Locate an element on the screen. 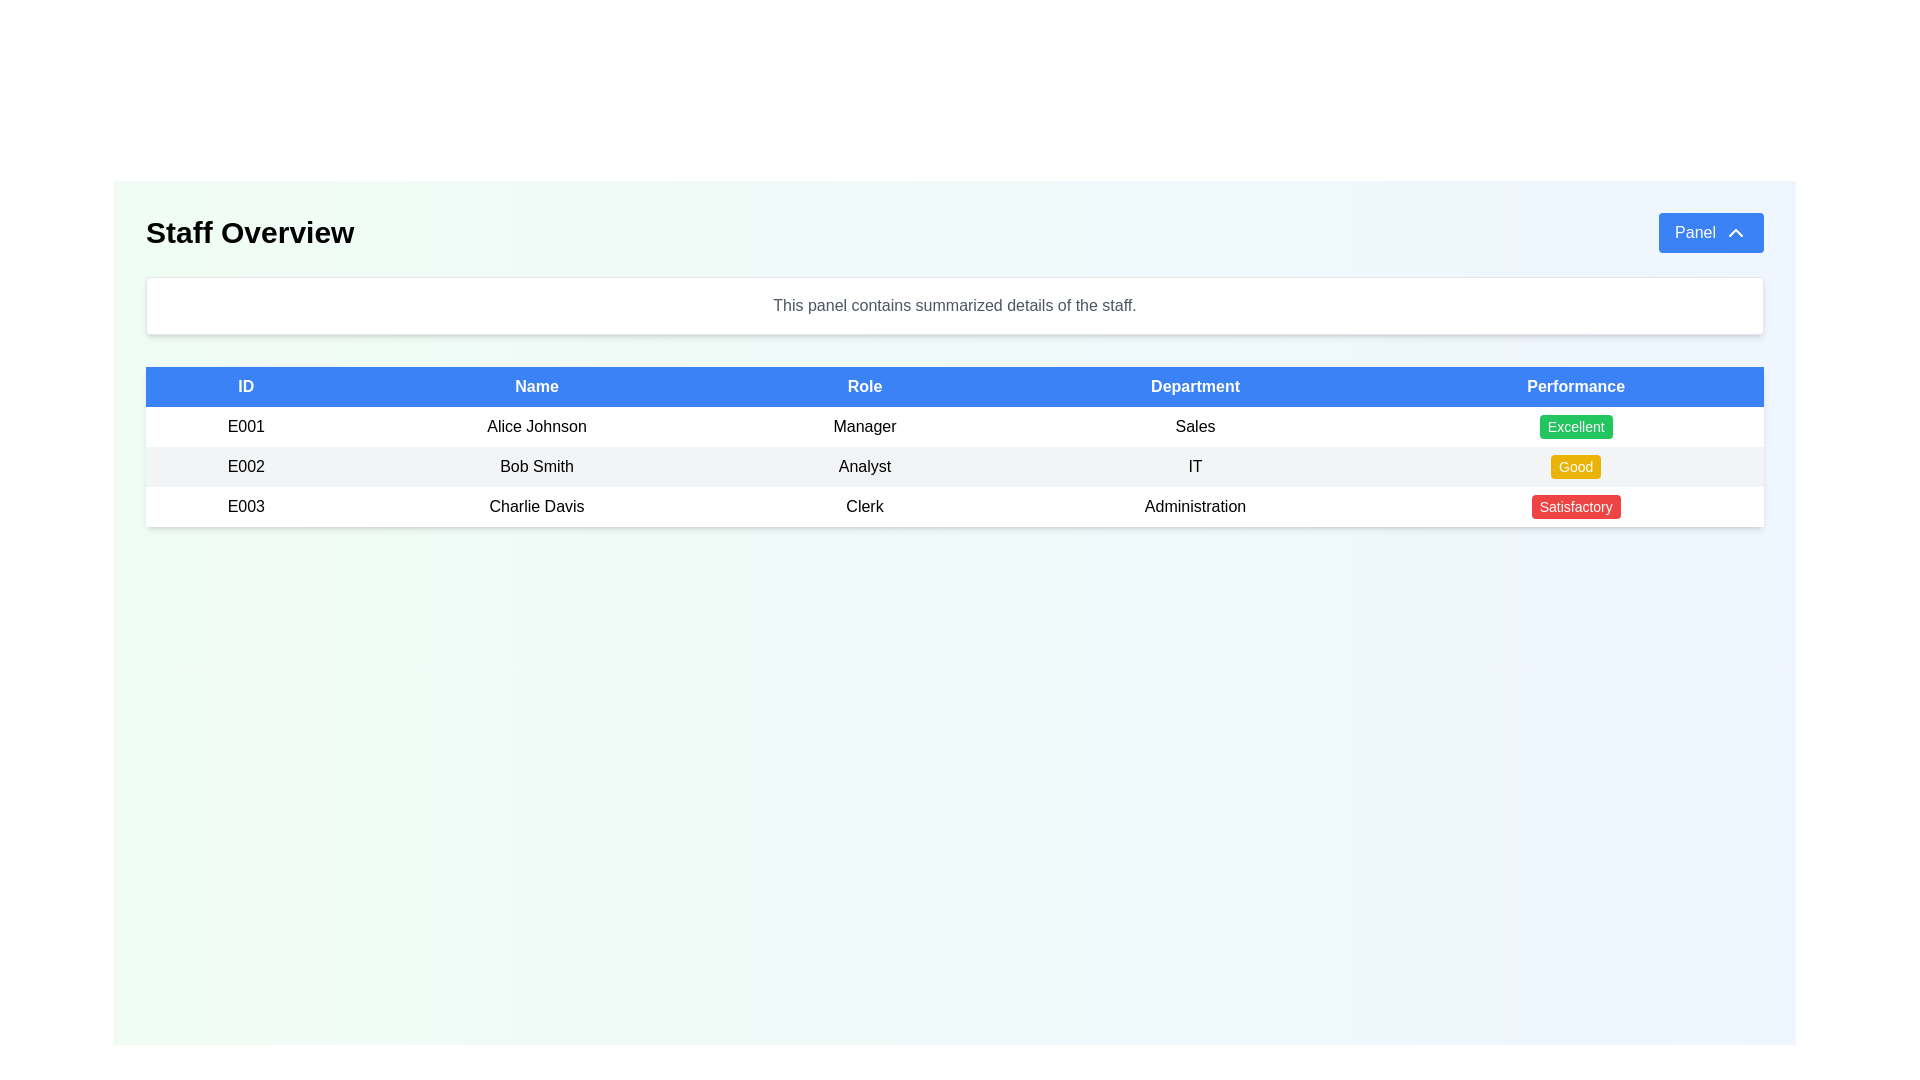 The image size is (1920, 1080). the text representing the name of the employee with ID 'E002', located in the second cell of the 'Name' column in the table is located at coordinates (537, 466).